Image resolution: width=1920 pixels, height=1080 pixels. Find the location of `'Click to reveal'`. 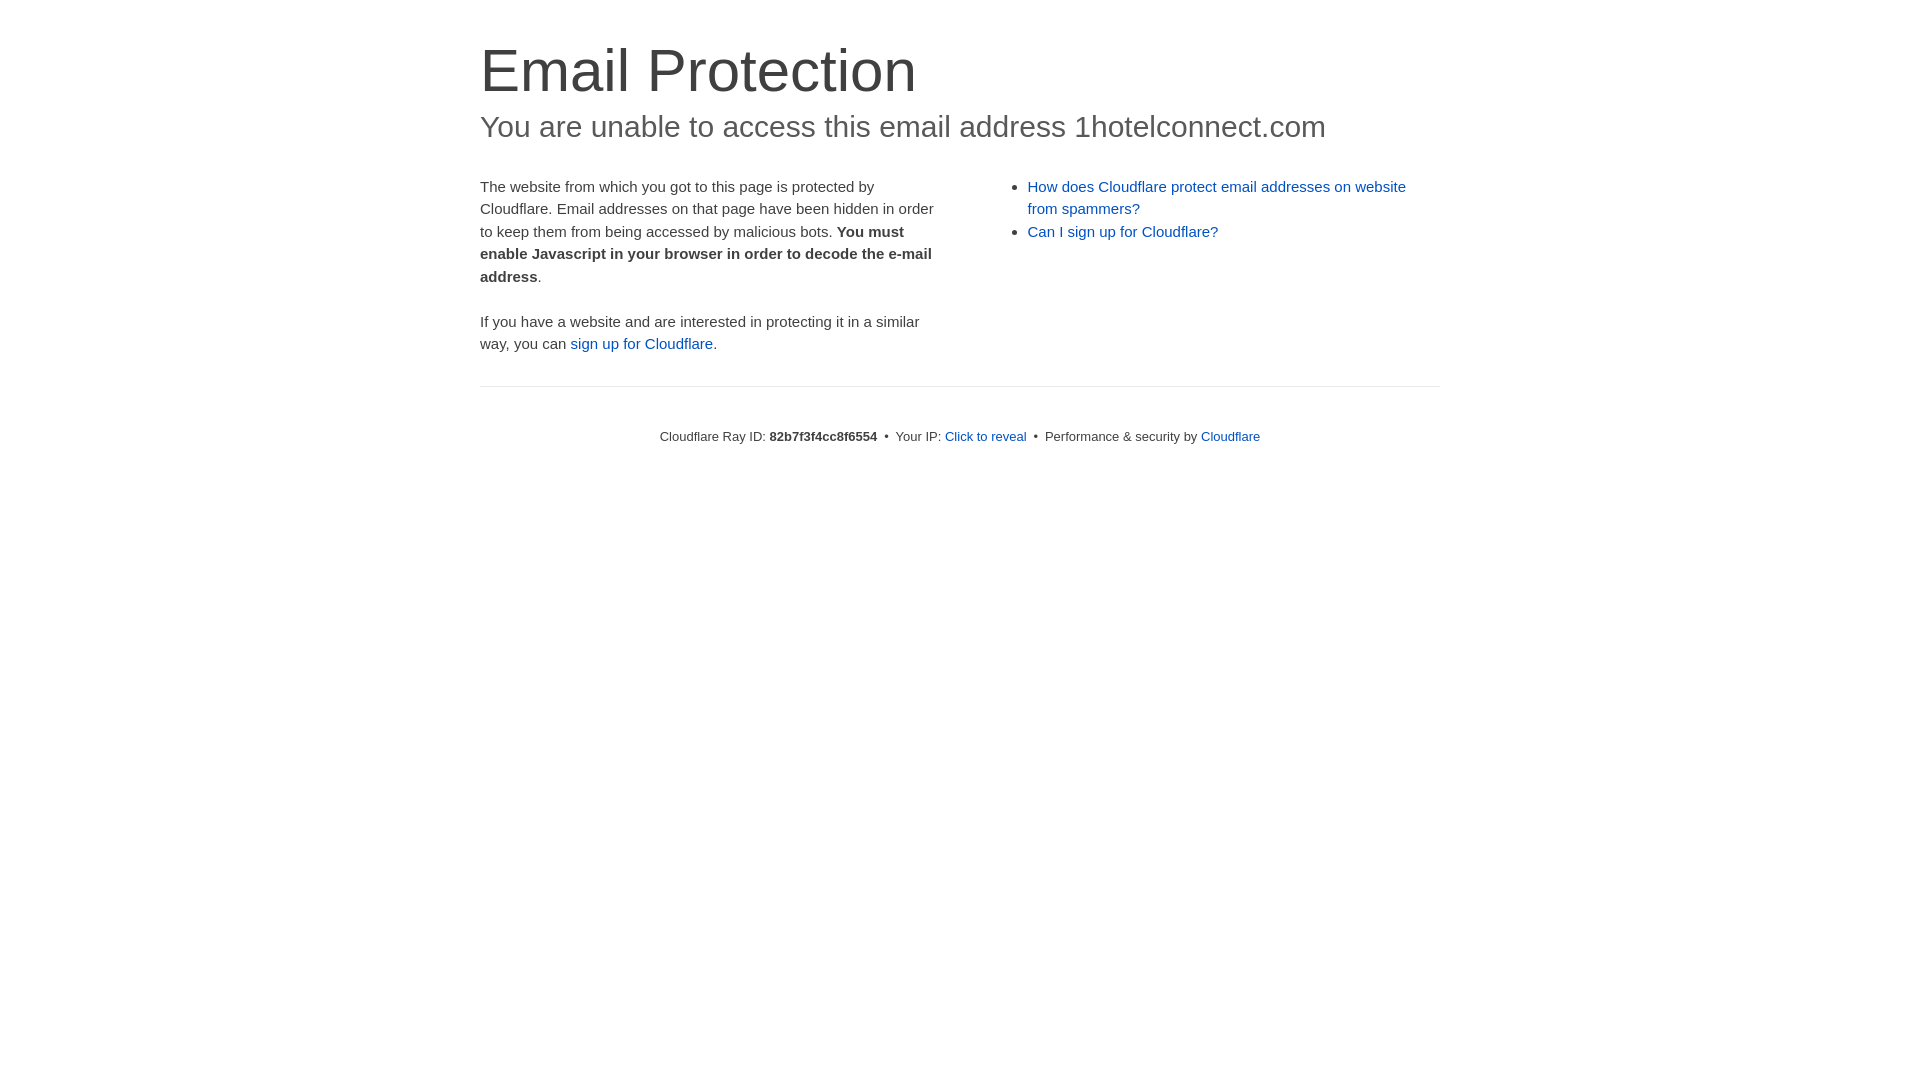

'Click to reveal' is located at coordinates (985, 435).